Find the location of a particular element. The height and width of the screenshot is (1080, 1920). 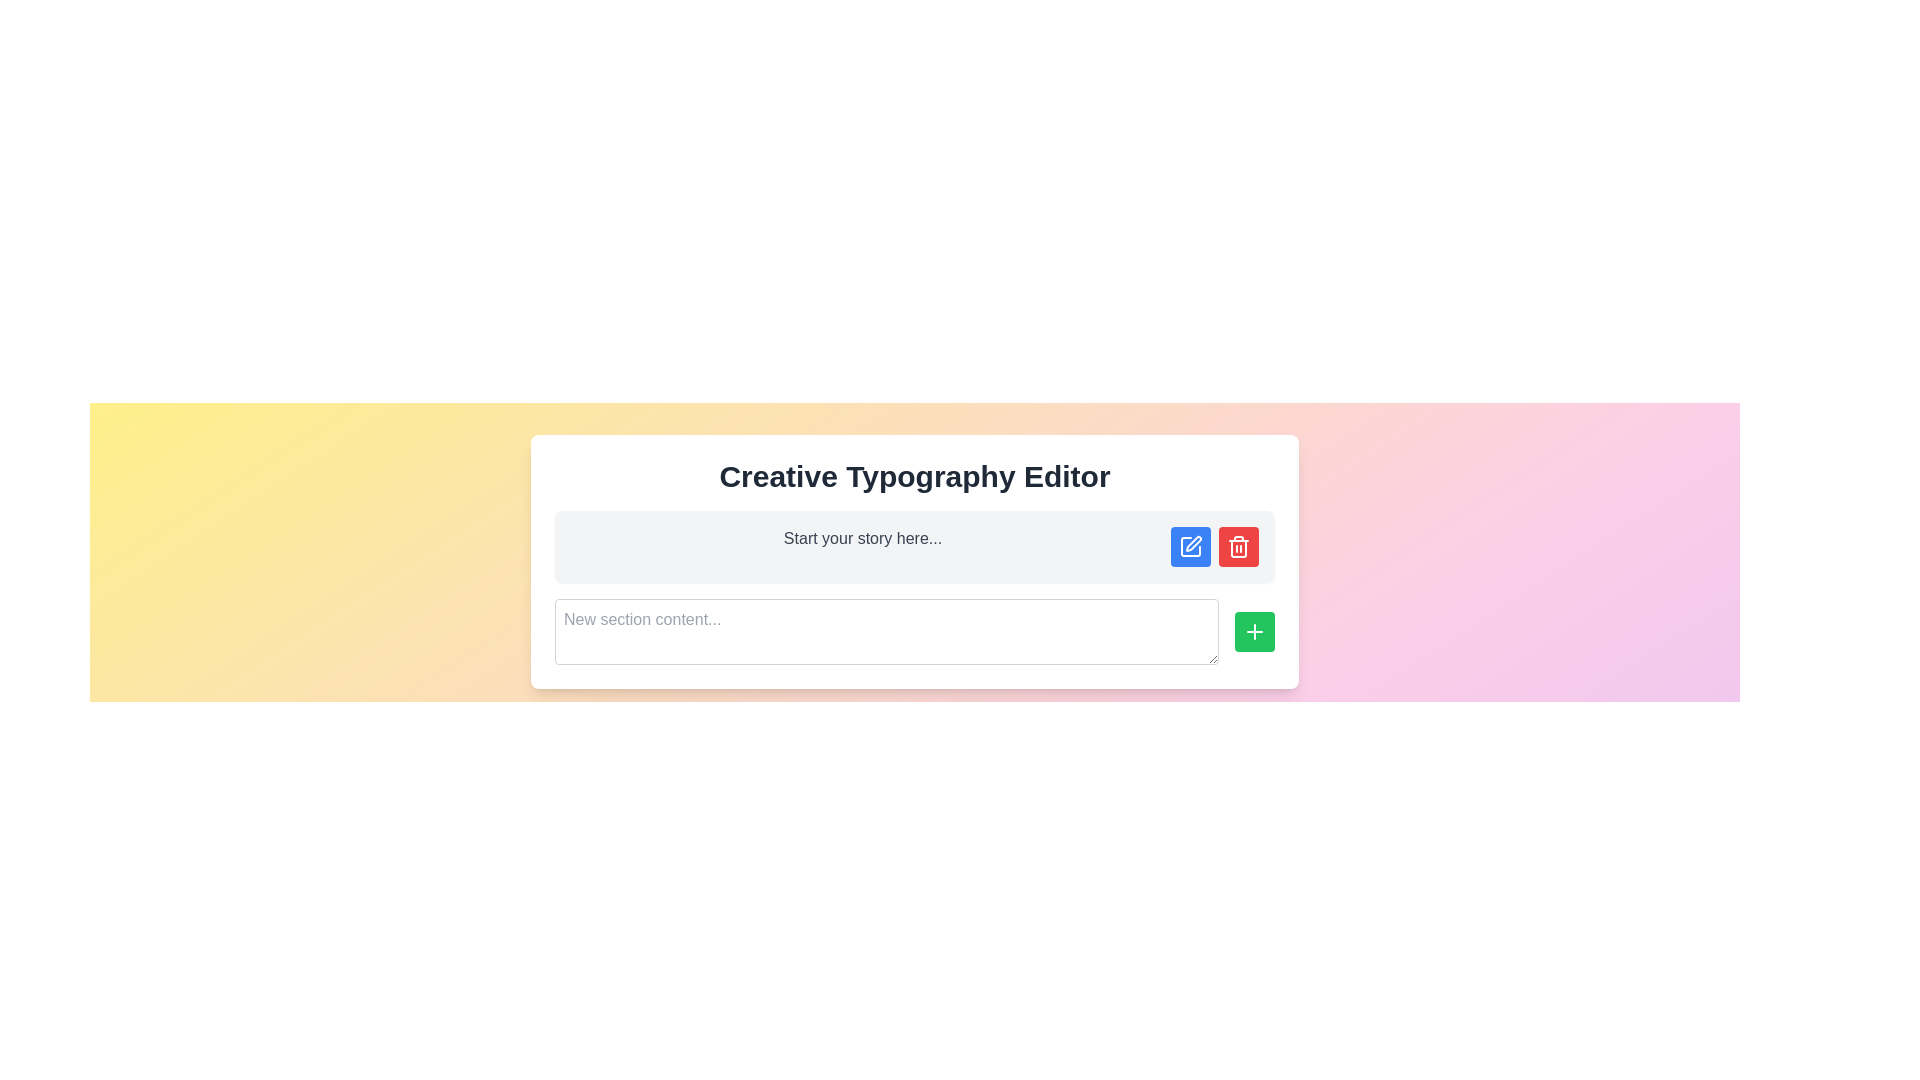

the editable text prompt field with placeholder text 'Start your story here...' is located at coordinates (914, 547).